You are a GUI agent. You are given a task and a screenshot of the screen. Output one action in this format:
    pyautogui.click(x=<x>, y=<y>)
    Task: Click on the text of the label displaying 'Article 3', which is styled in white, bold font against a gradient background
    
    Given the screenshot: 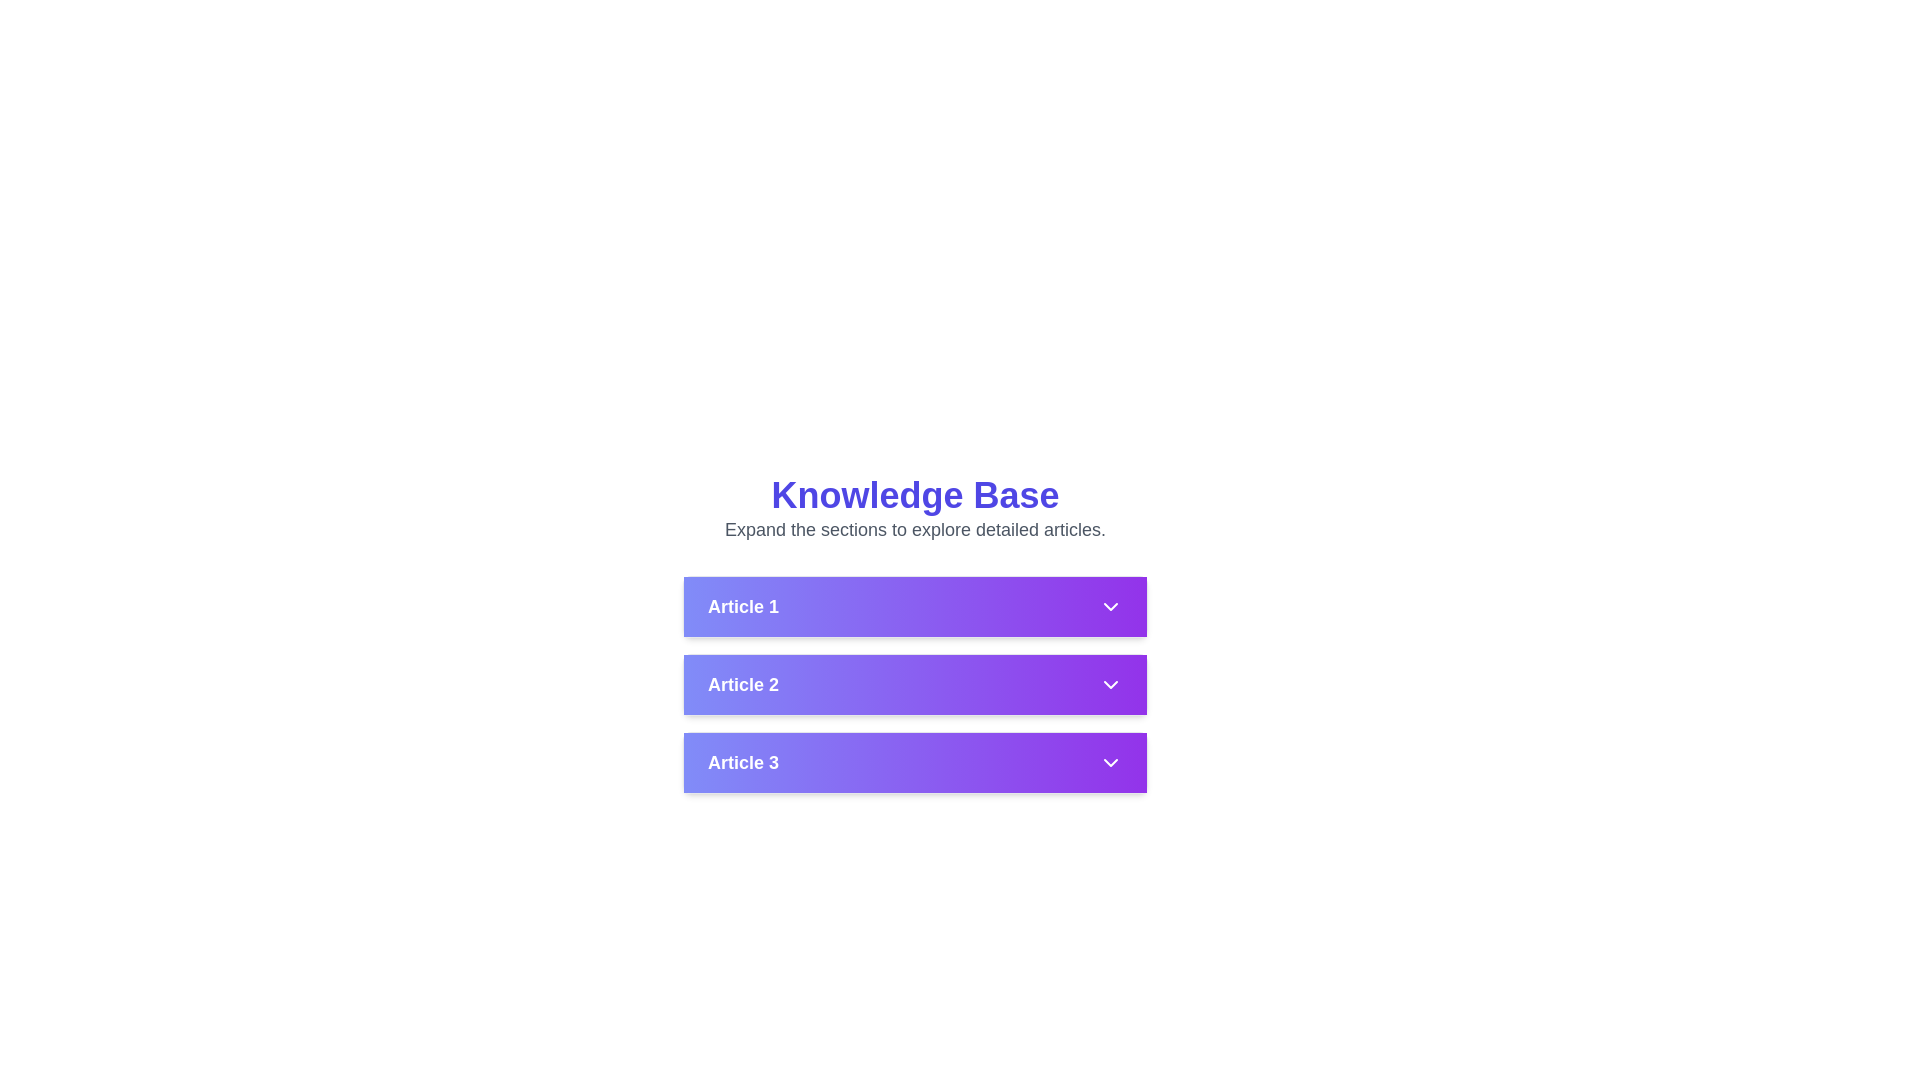 What is the action you would take?
    pyautogui.click(x=742, y=763)
    